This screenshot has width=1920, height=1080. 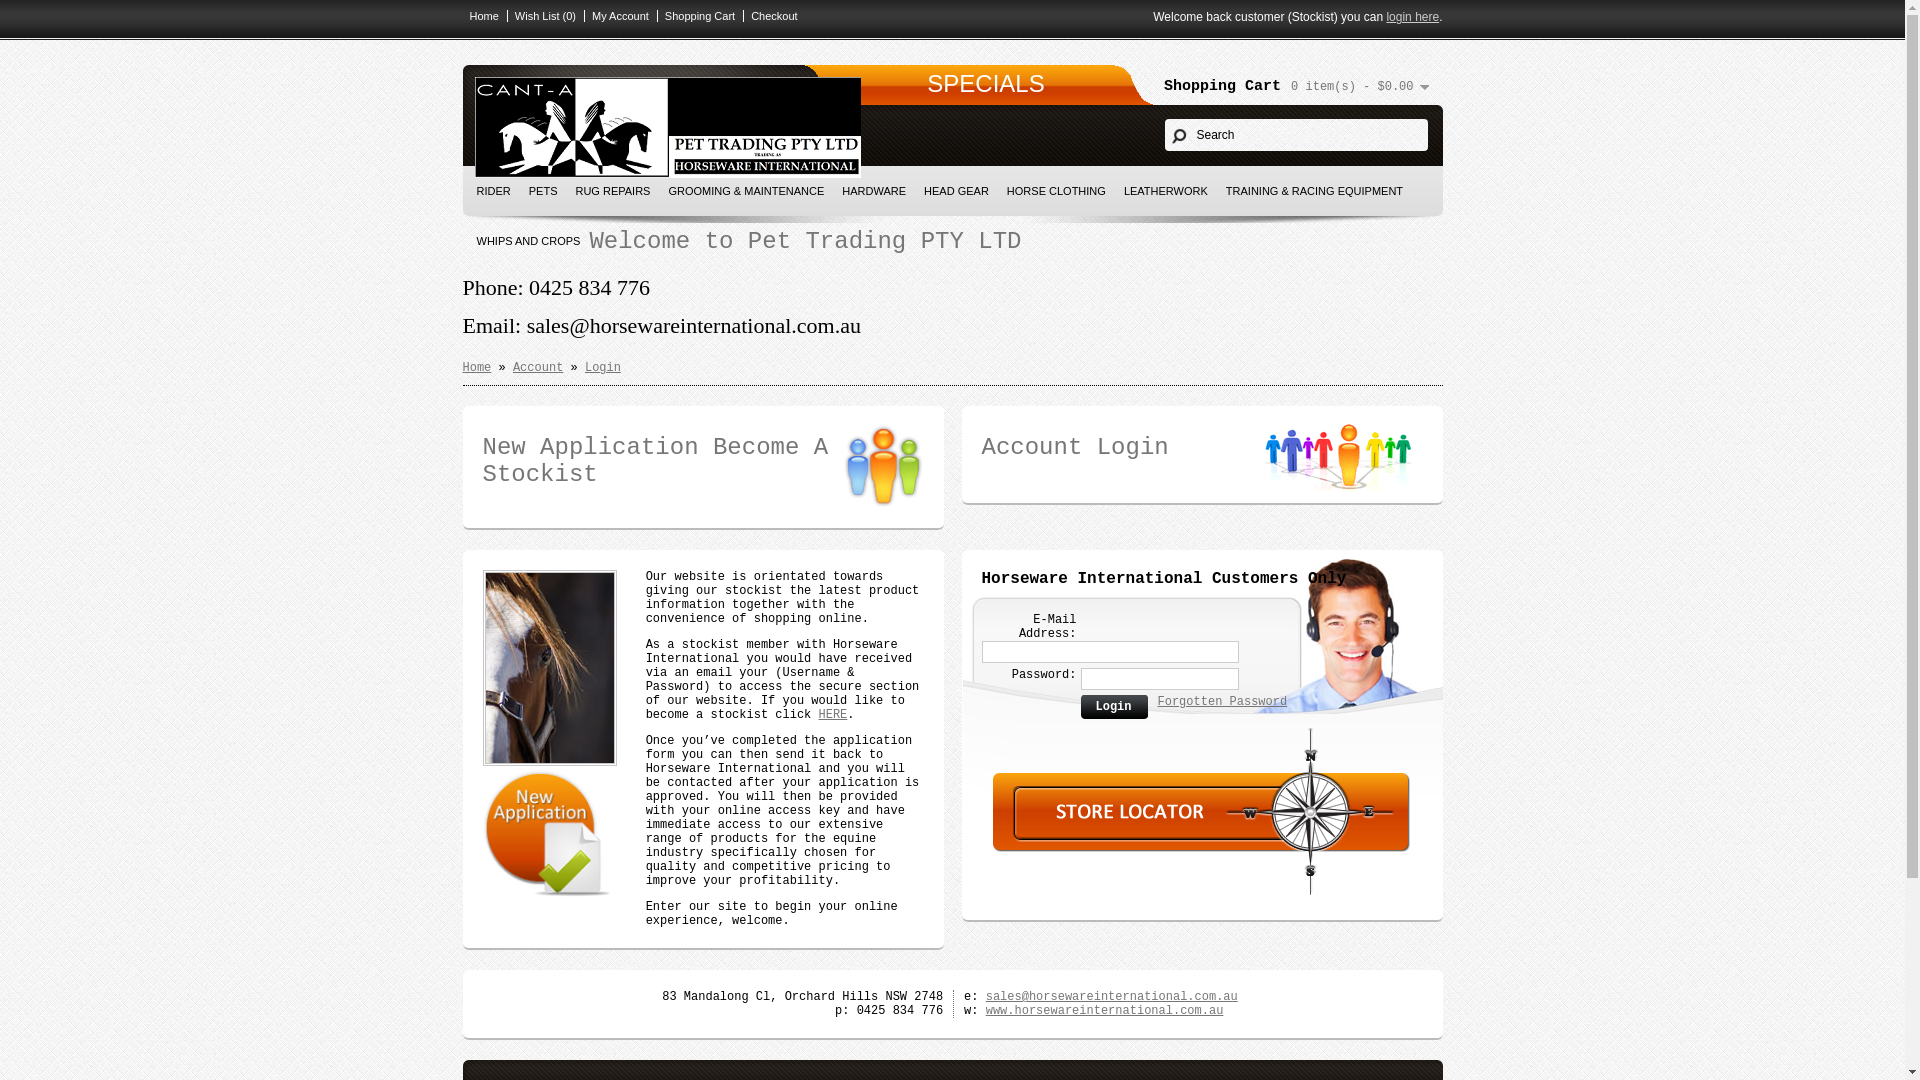 I want to click on 'HERE', so click(x=832, y=713).